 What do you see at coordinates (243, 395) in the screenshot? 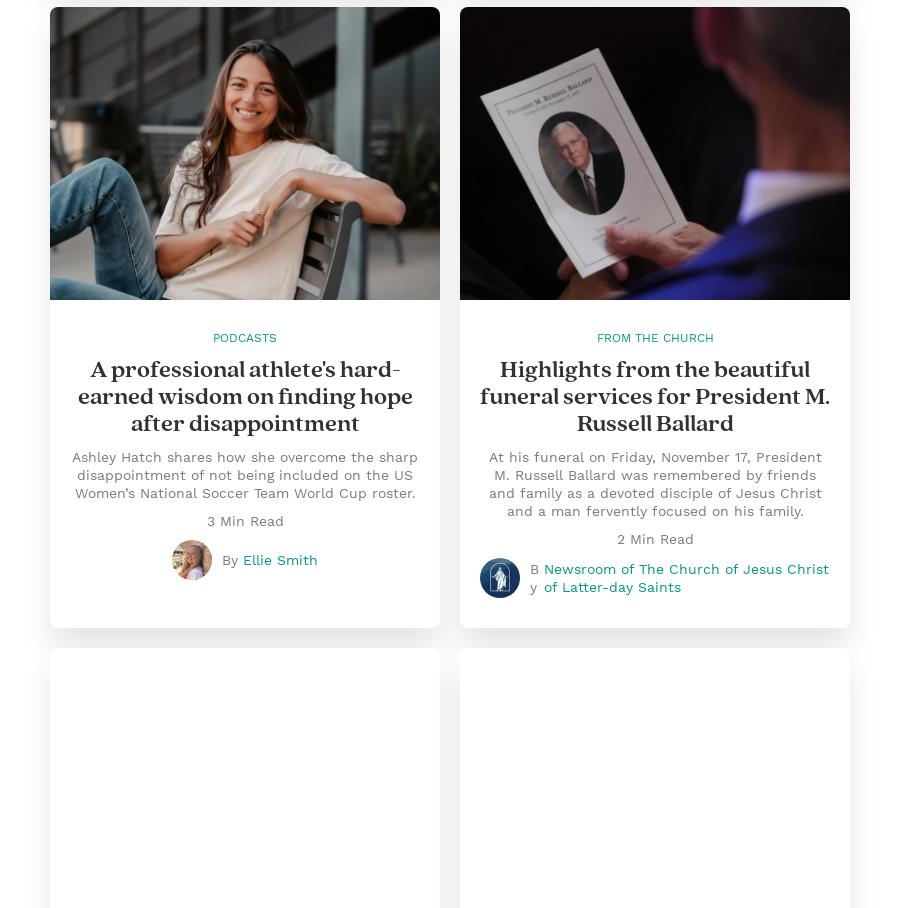
I see `'A professional athlete's hard-earned wisdom on finding hope after disappointment'` at bounding box center [243, 395].